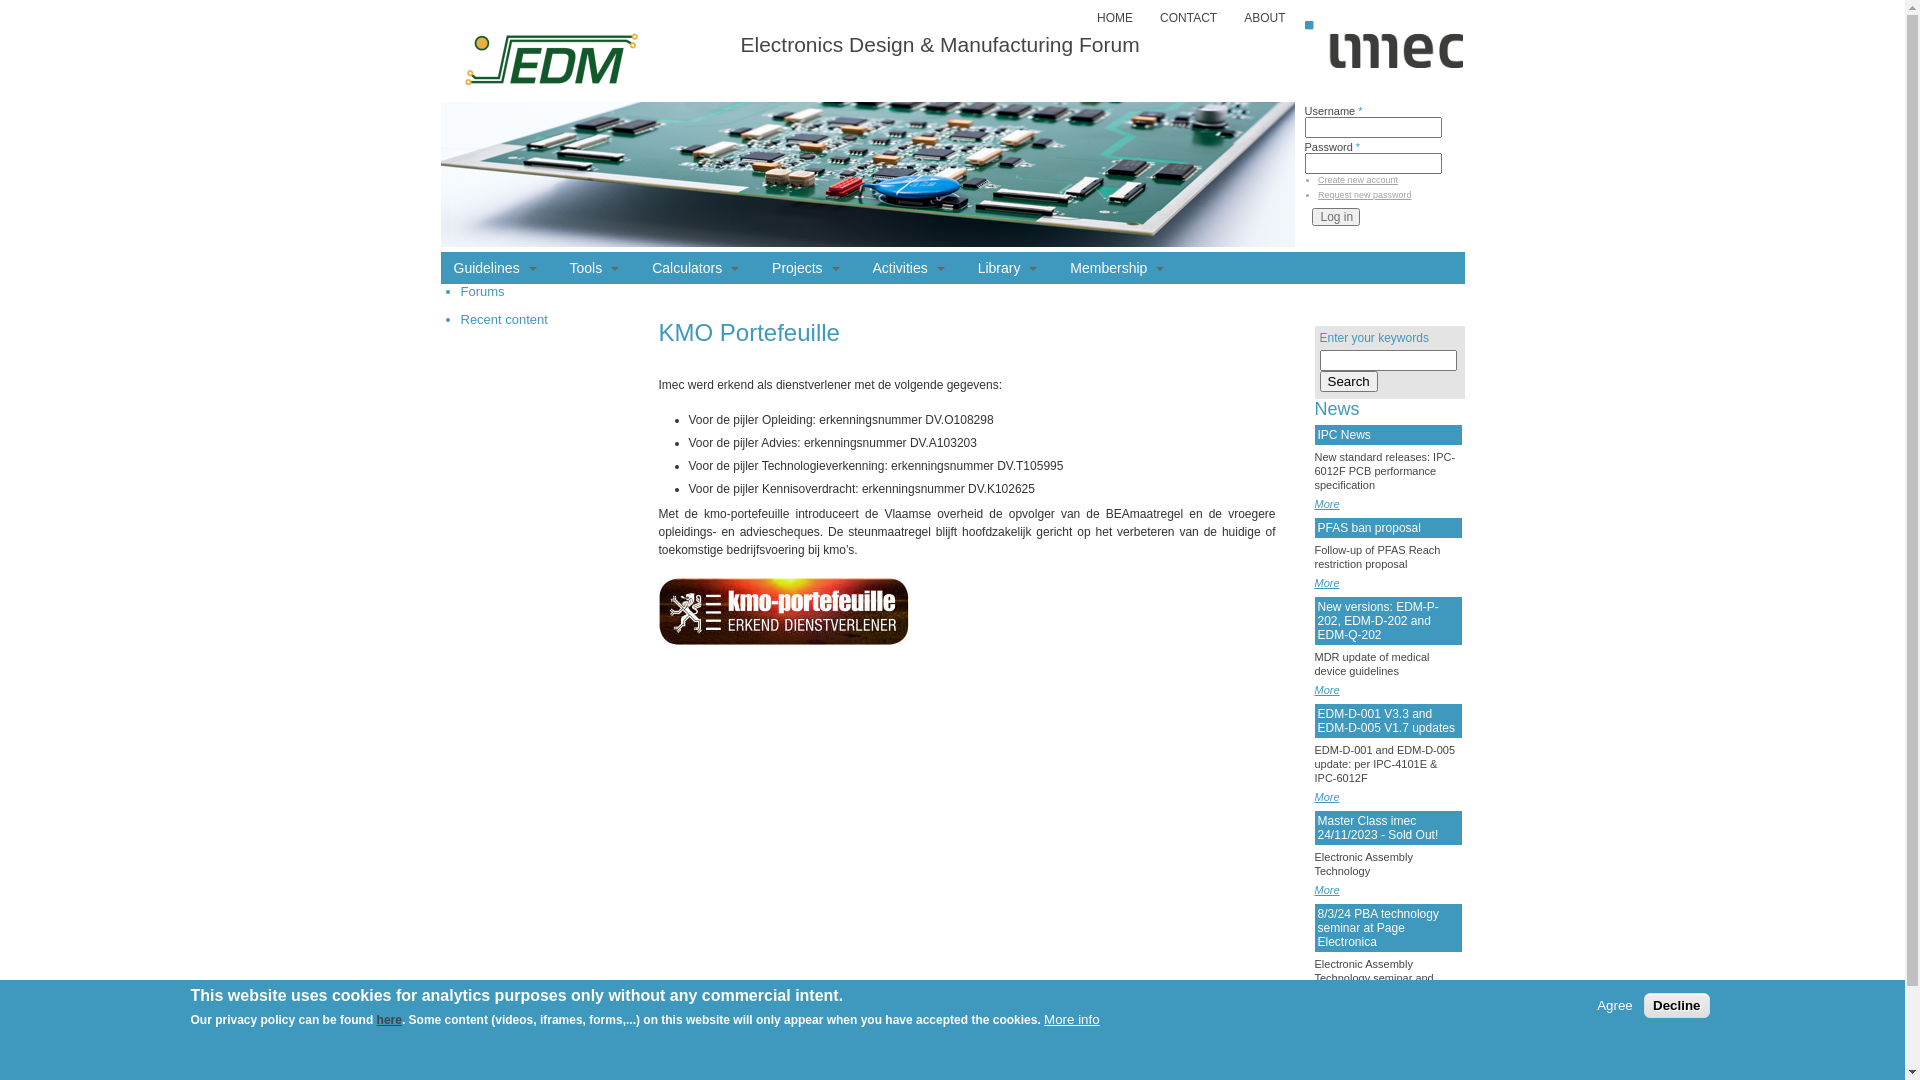 This screenshot has height=1080, width=1920. Describe the element at coordinates (1676, 1005) in the screenshot. I see `'Decline'` at that location.